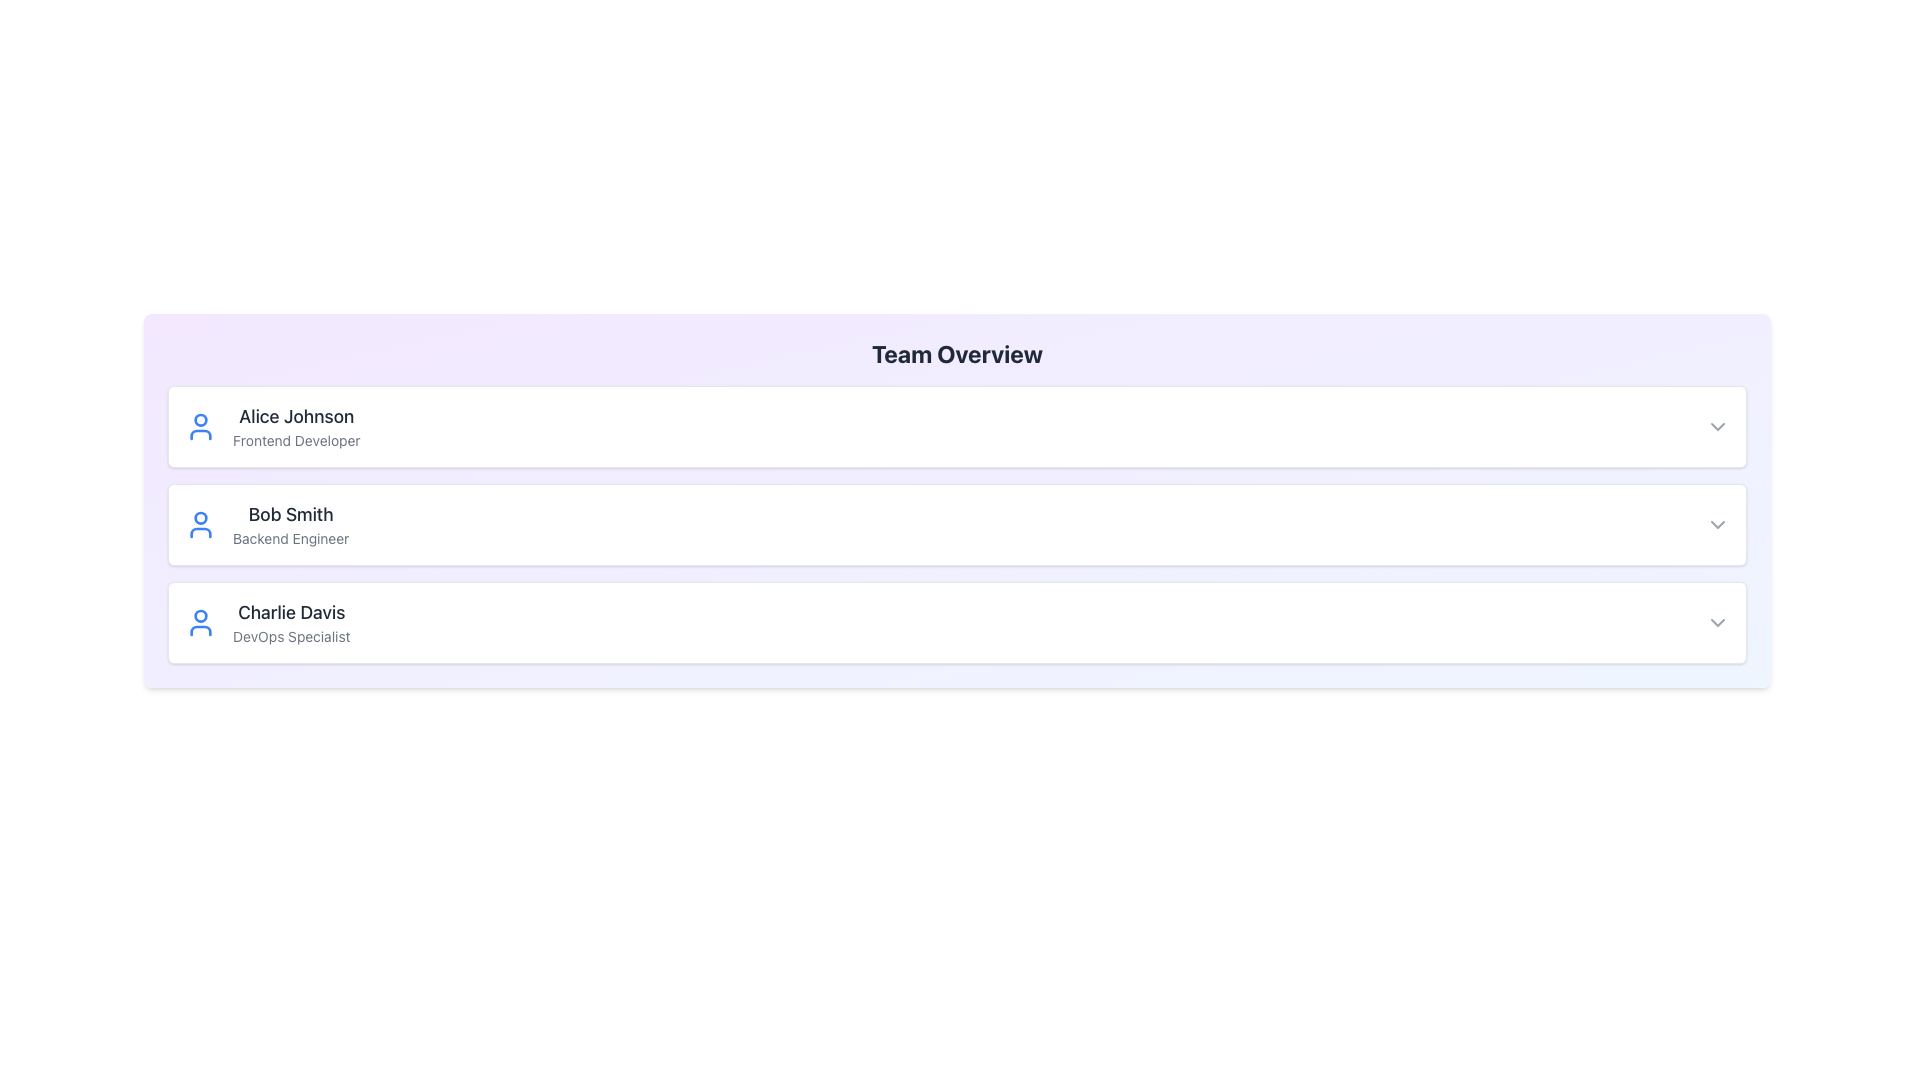  I want to click on the circular graphical element representing the head of the user avatar icon for 'Alice Johnson', so click(201, 419).